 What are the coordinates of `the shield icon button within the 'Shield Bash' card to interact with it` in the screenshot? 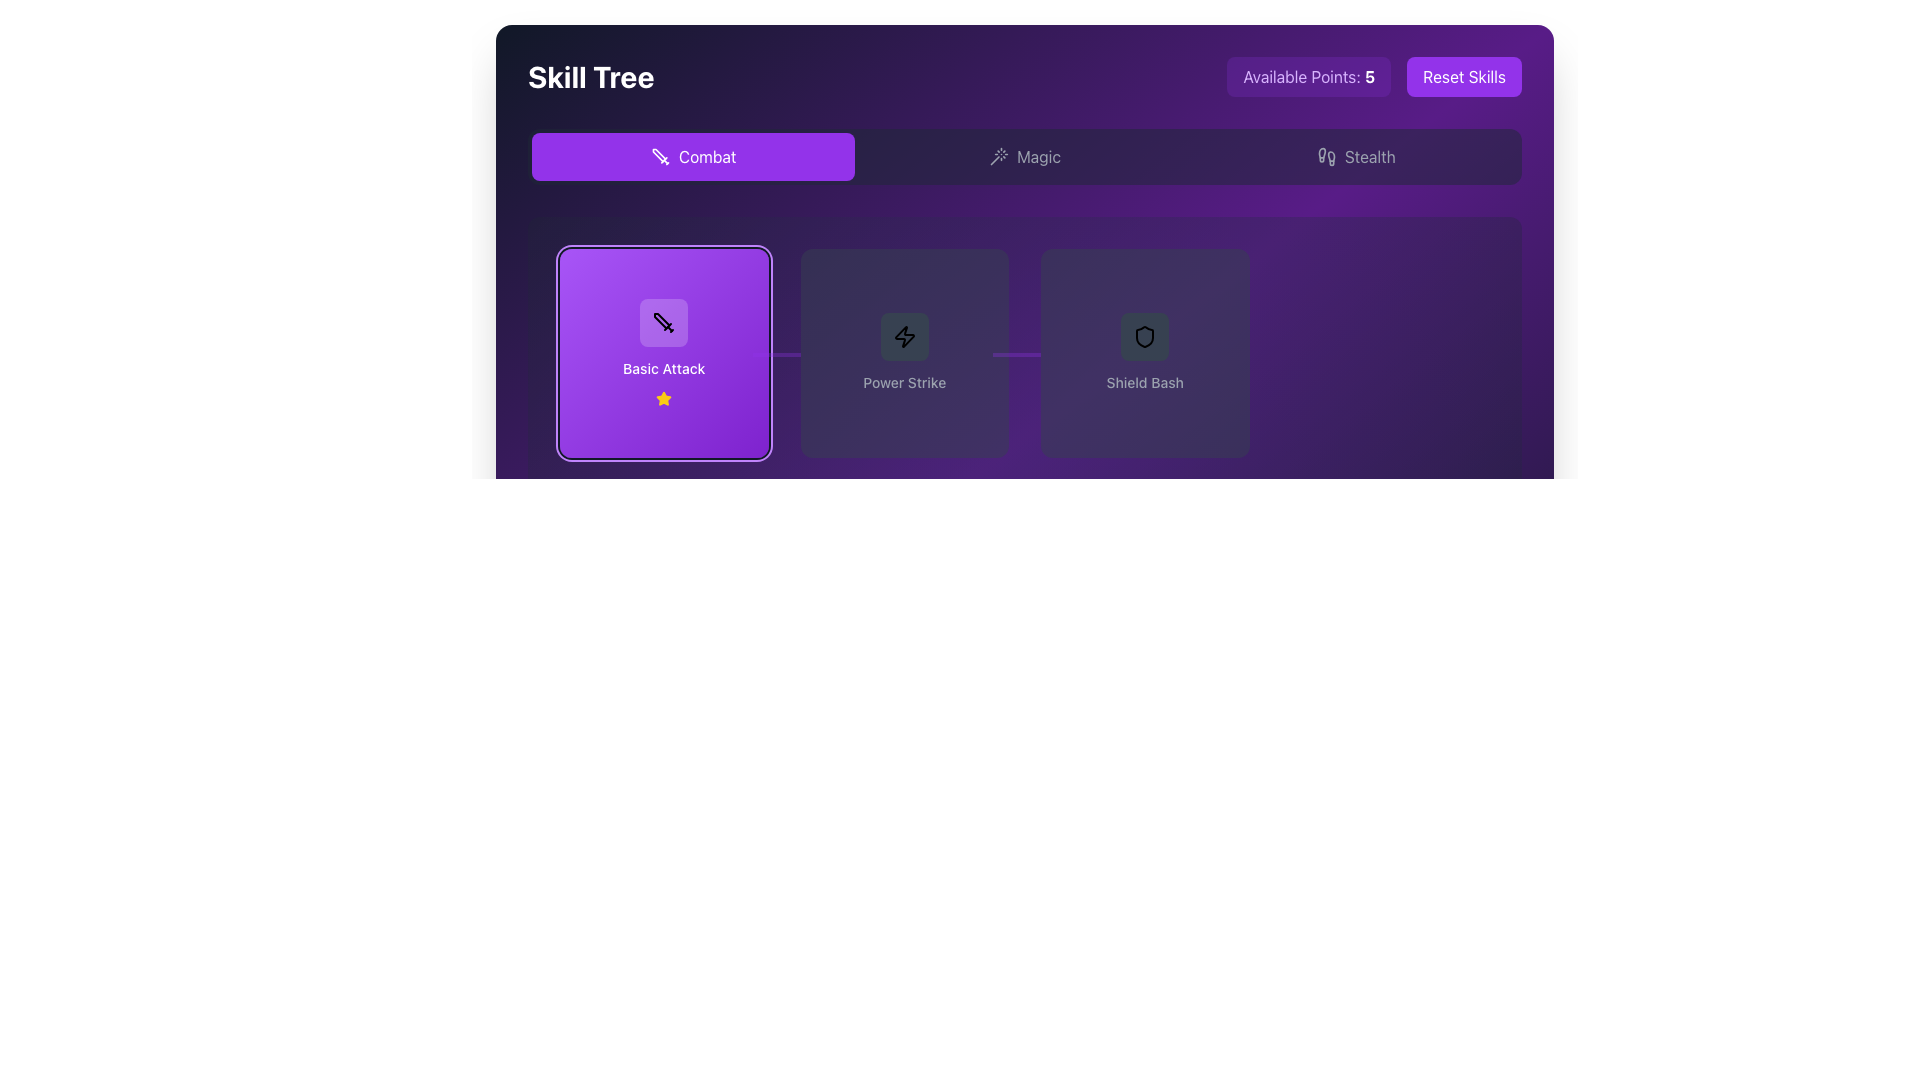 It's located at (1145, 336).